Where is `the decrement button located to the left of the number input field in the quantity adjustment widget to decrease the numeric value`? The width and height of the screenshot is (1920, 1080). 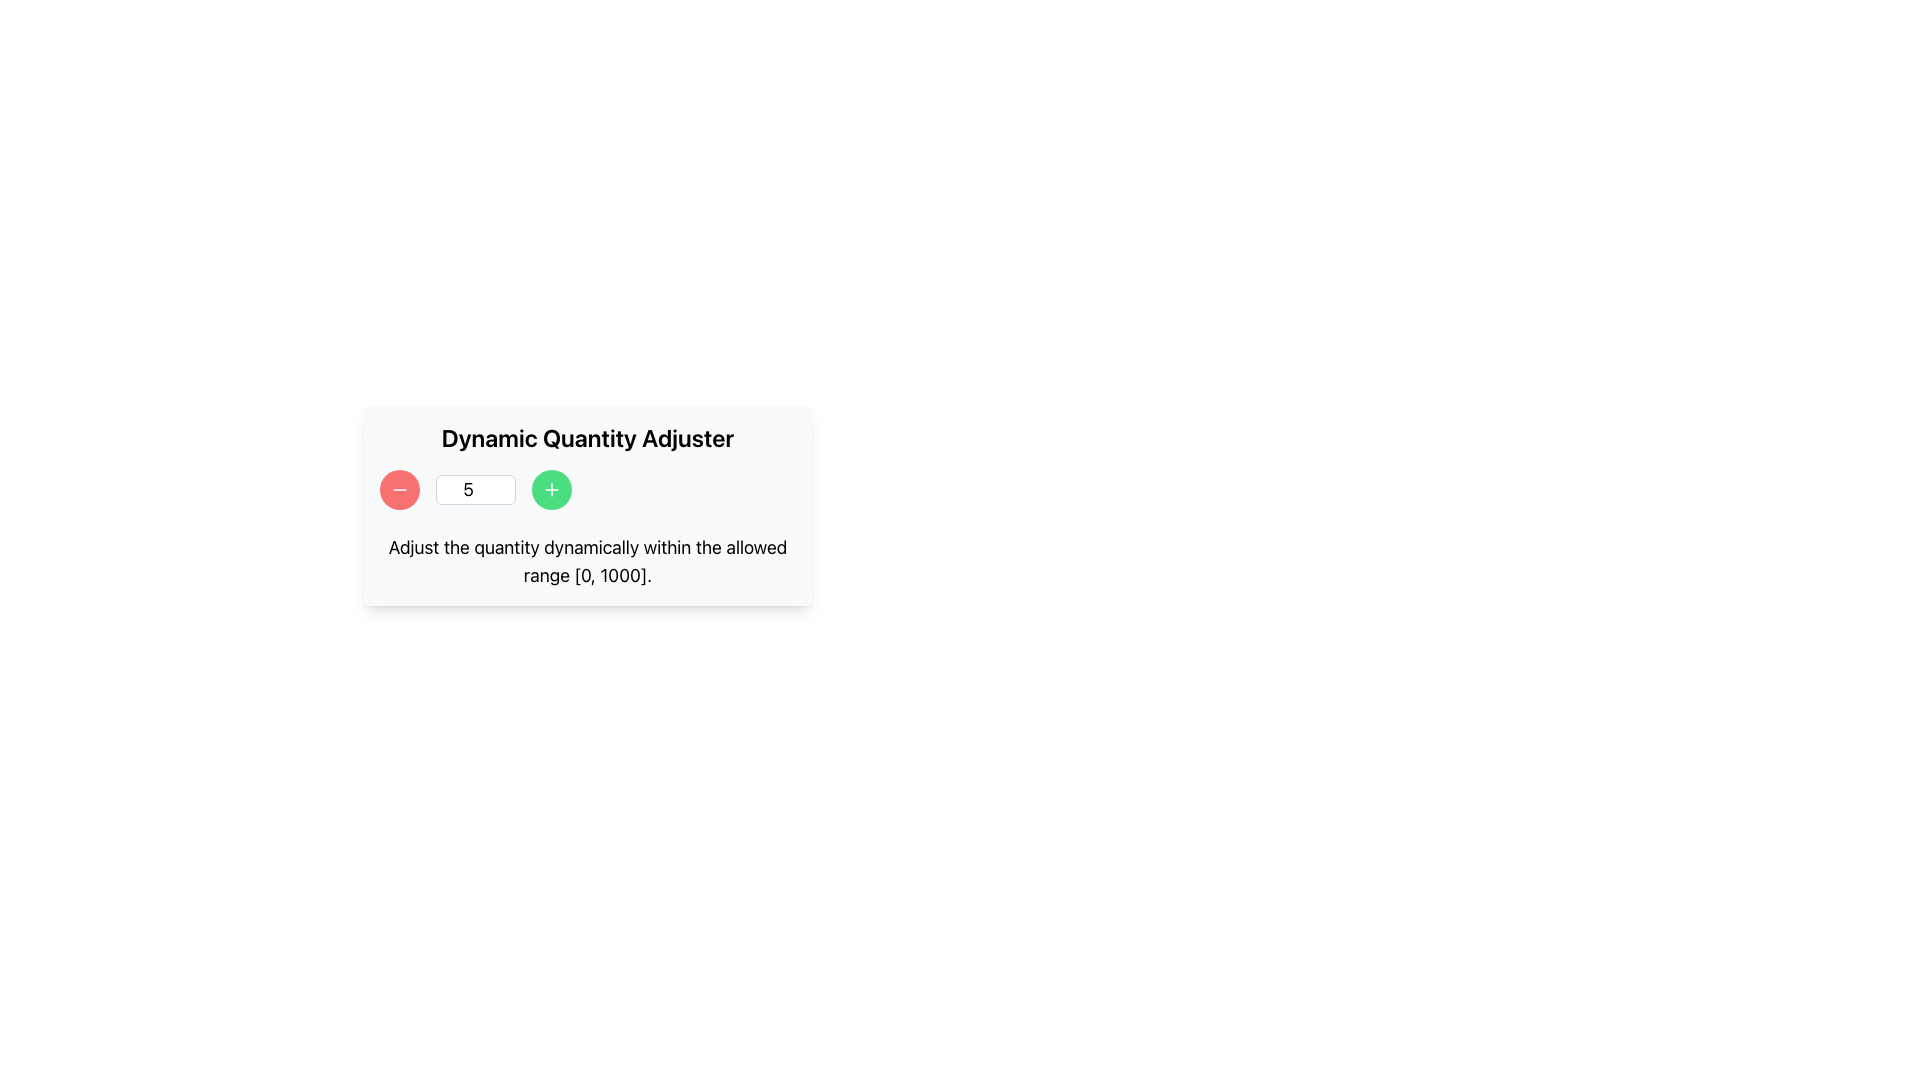 the decrement button located to the left of the number input field in the quantity adjustment widget to decrease the numeric value is located at coordinates (399, 489).